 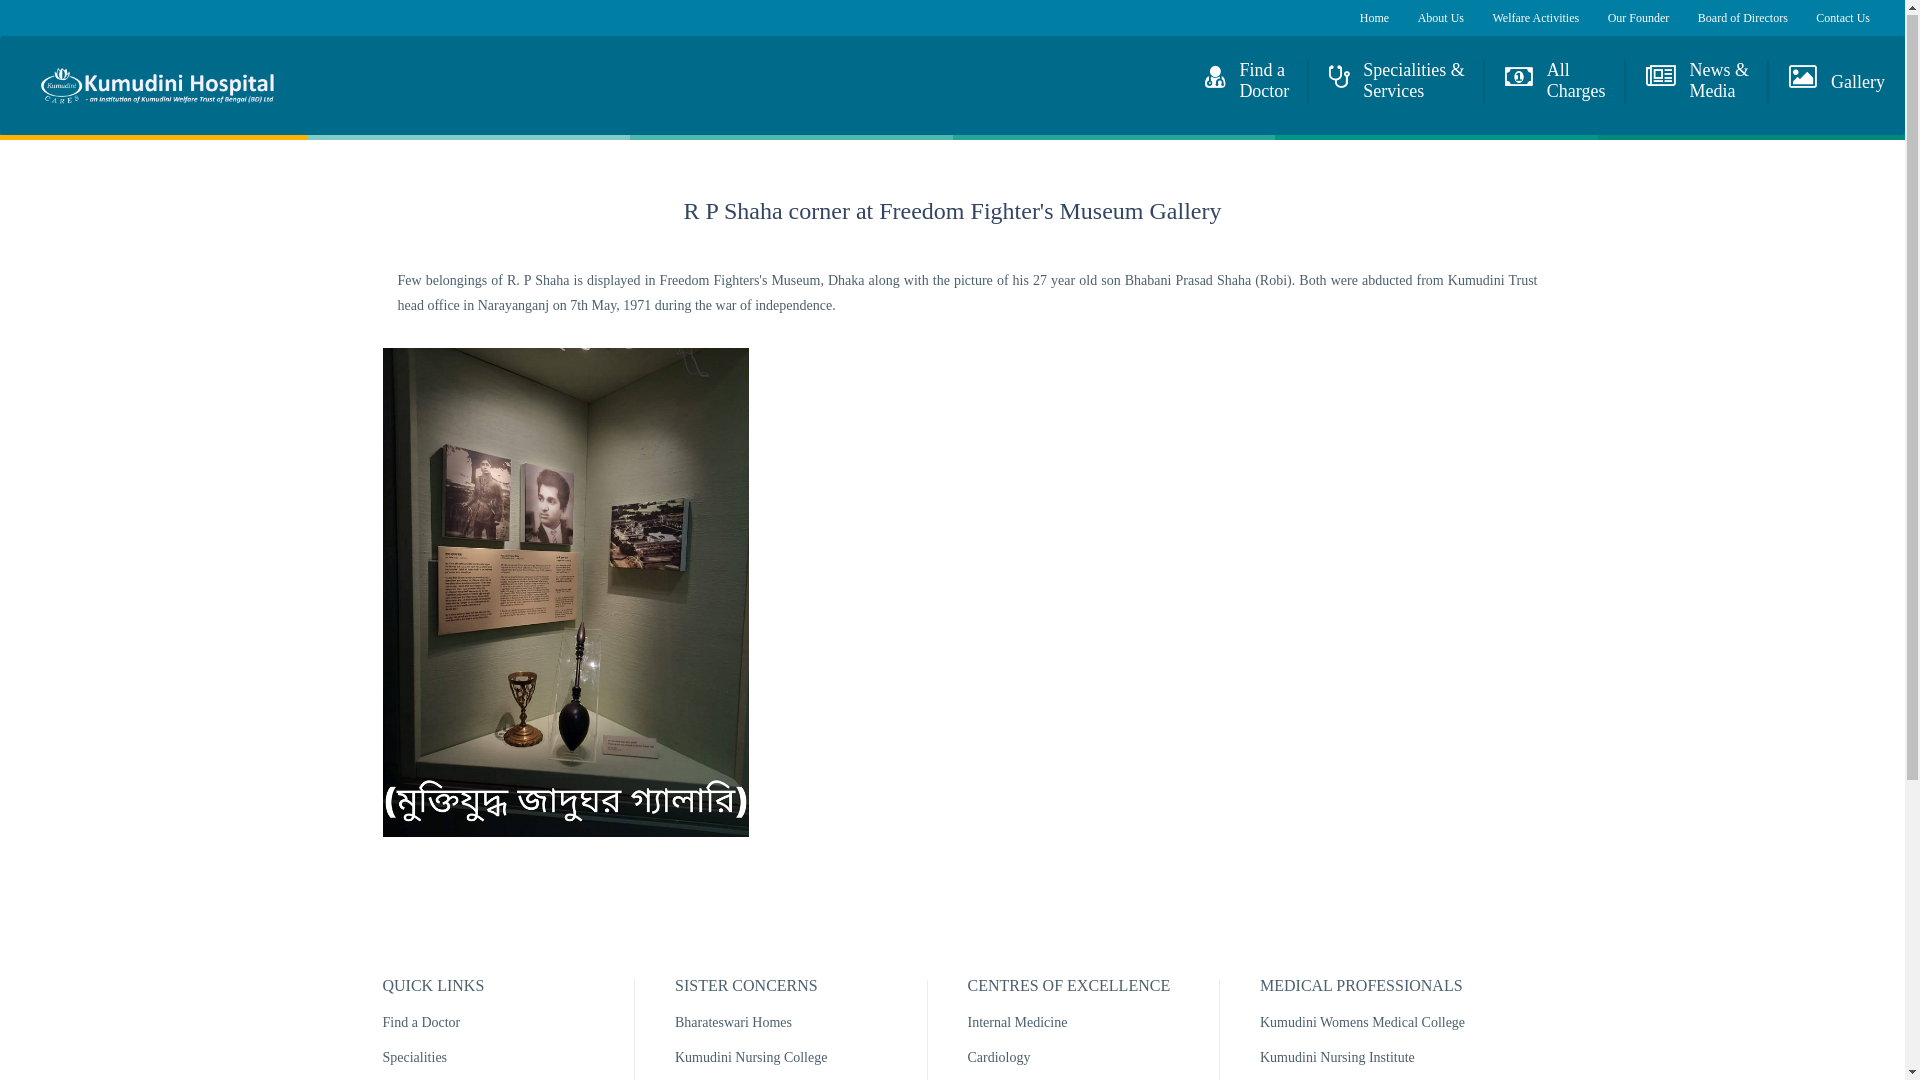 I want to click on 'Specialities &, so click(x=1395, y=82).